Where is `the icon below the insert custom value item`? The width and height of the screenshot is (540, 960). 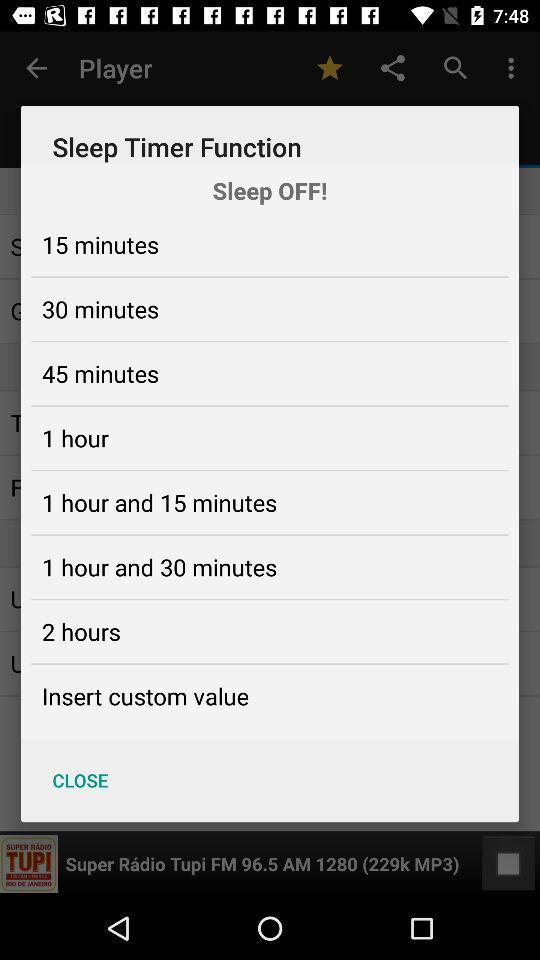 the icon below the insert custom value item is located at coordinates (79, 779).